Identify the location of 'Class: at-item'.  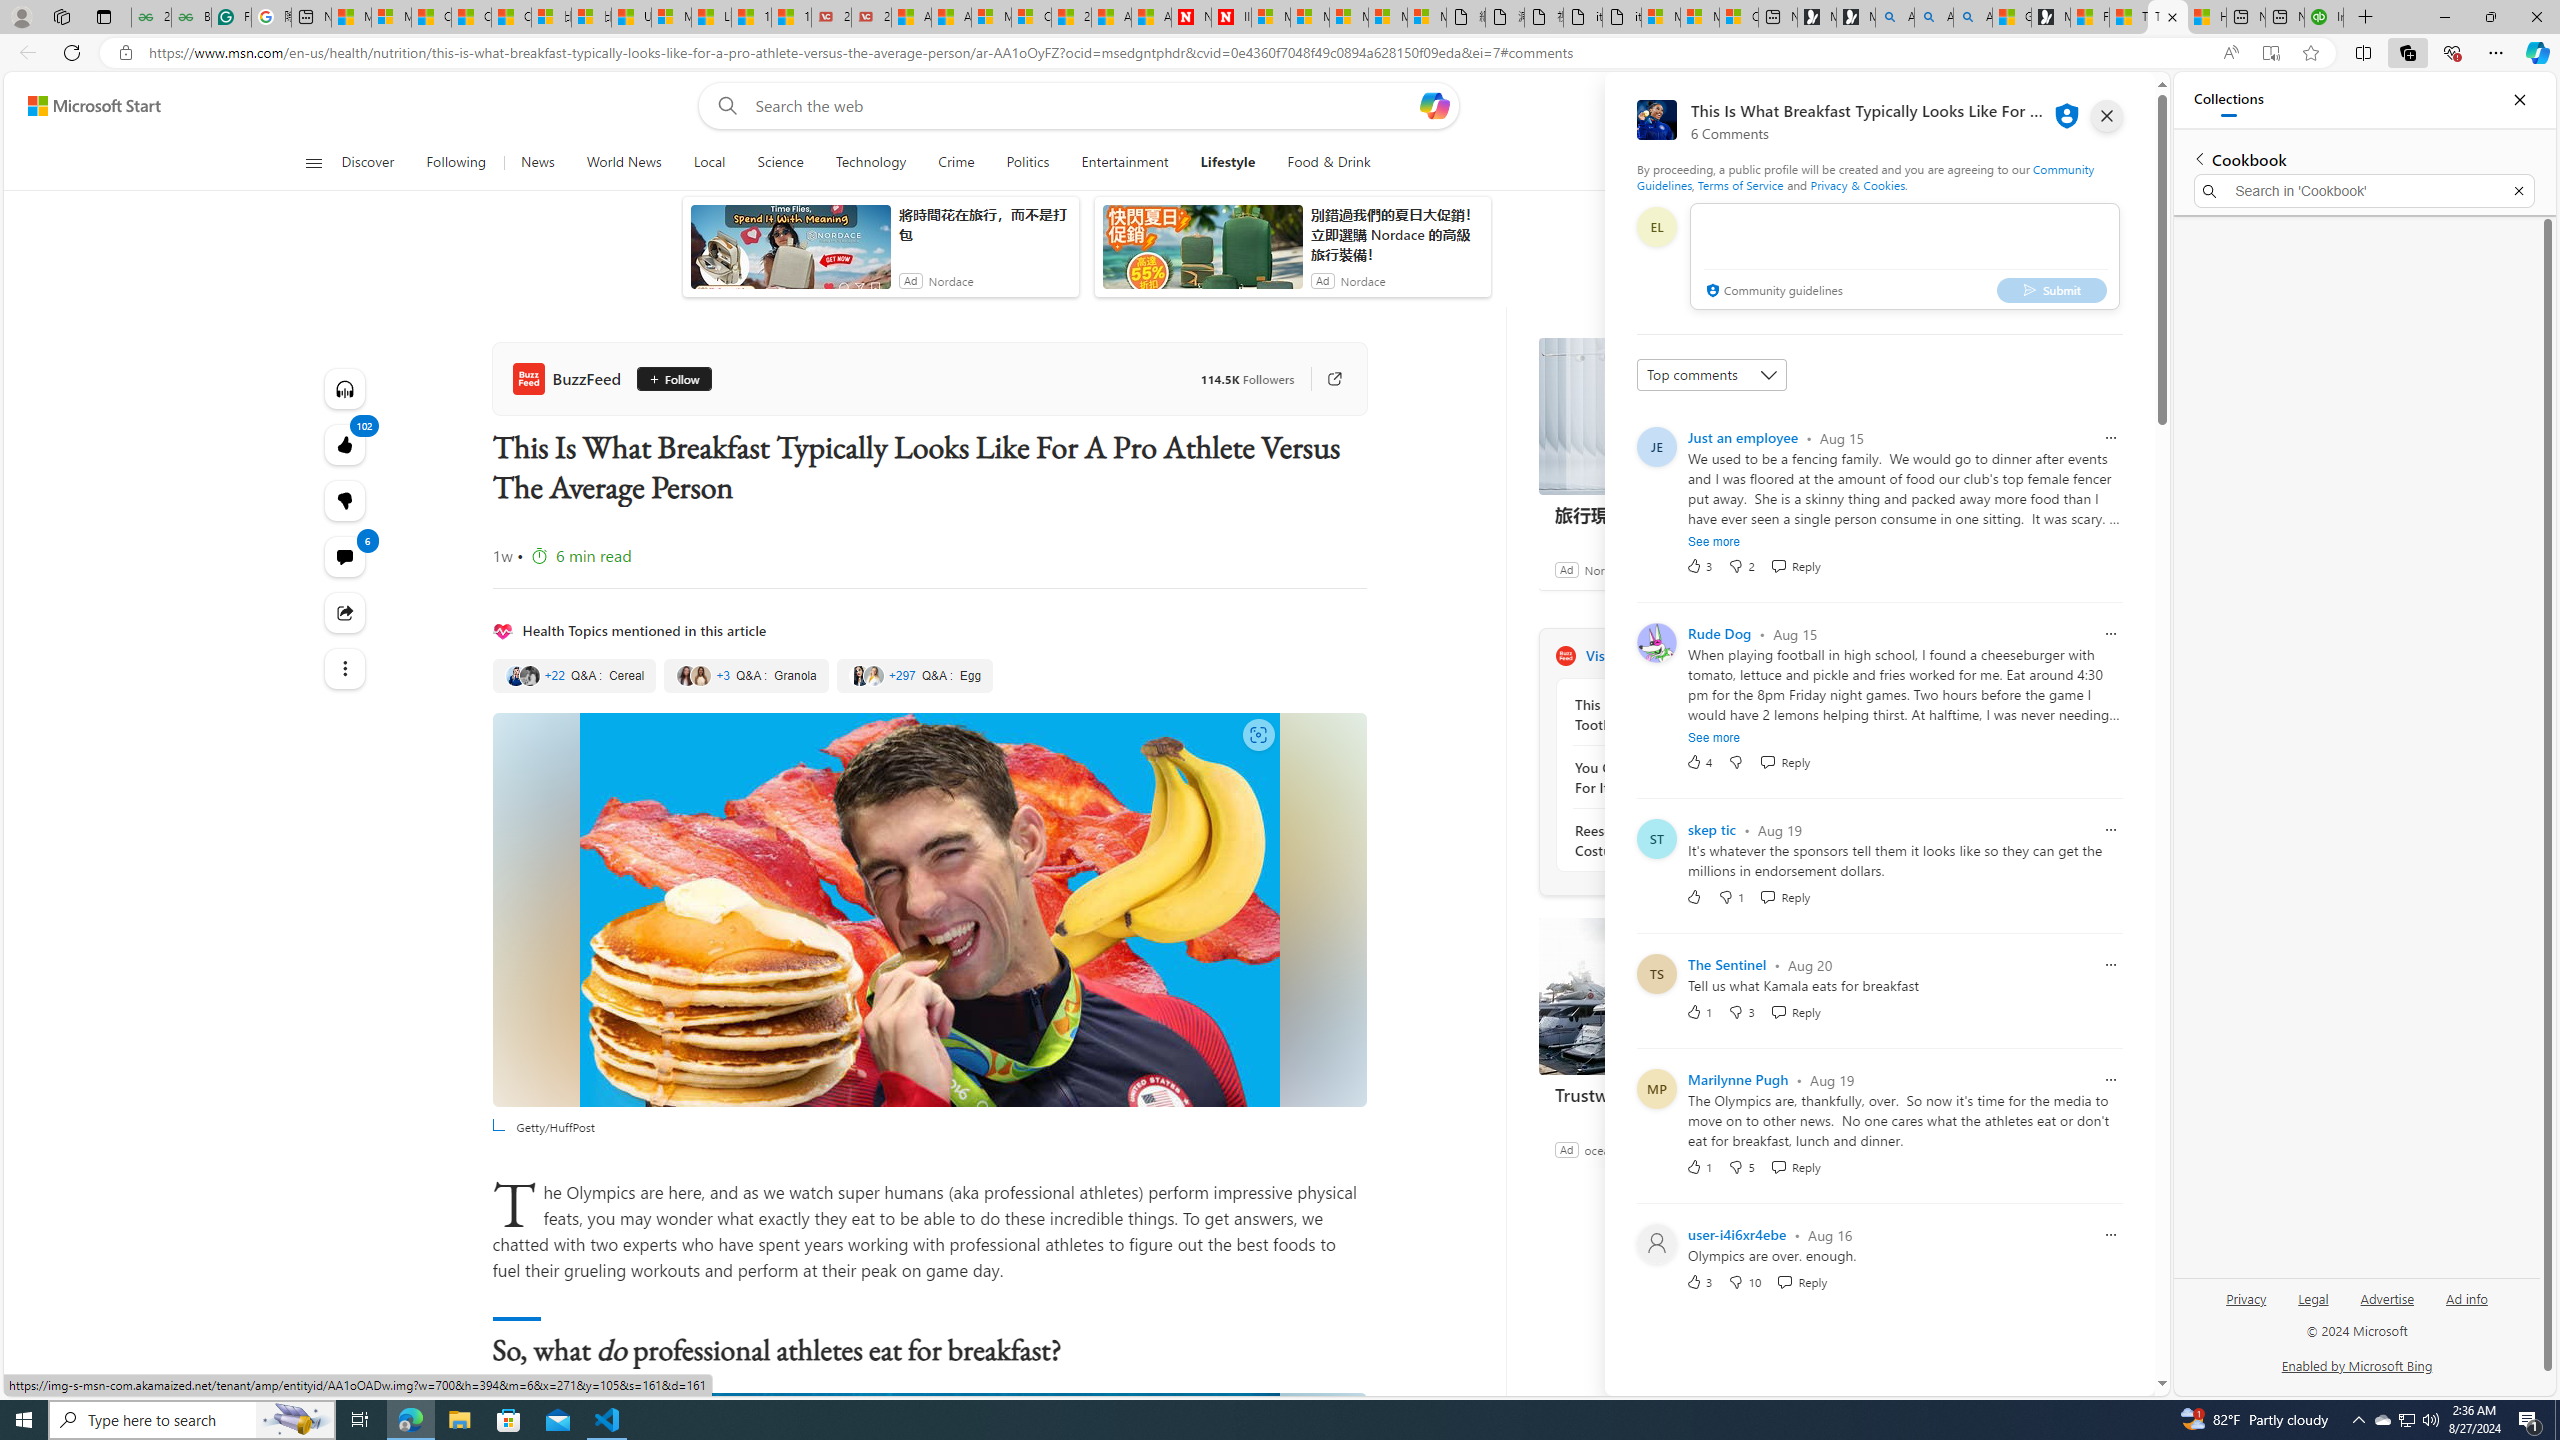
(345, 667).